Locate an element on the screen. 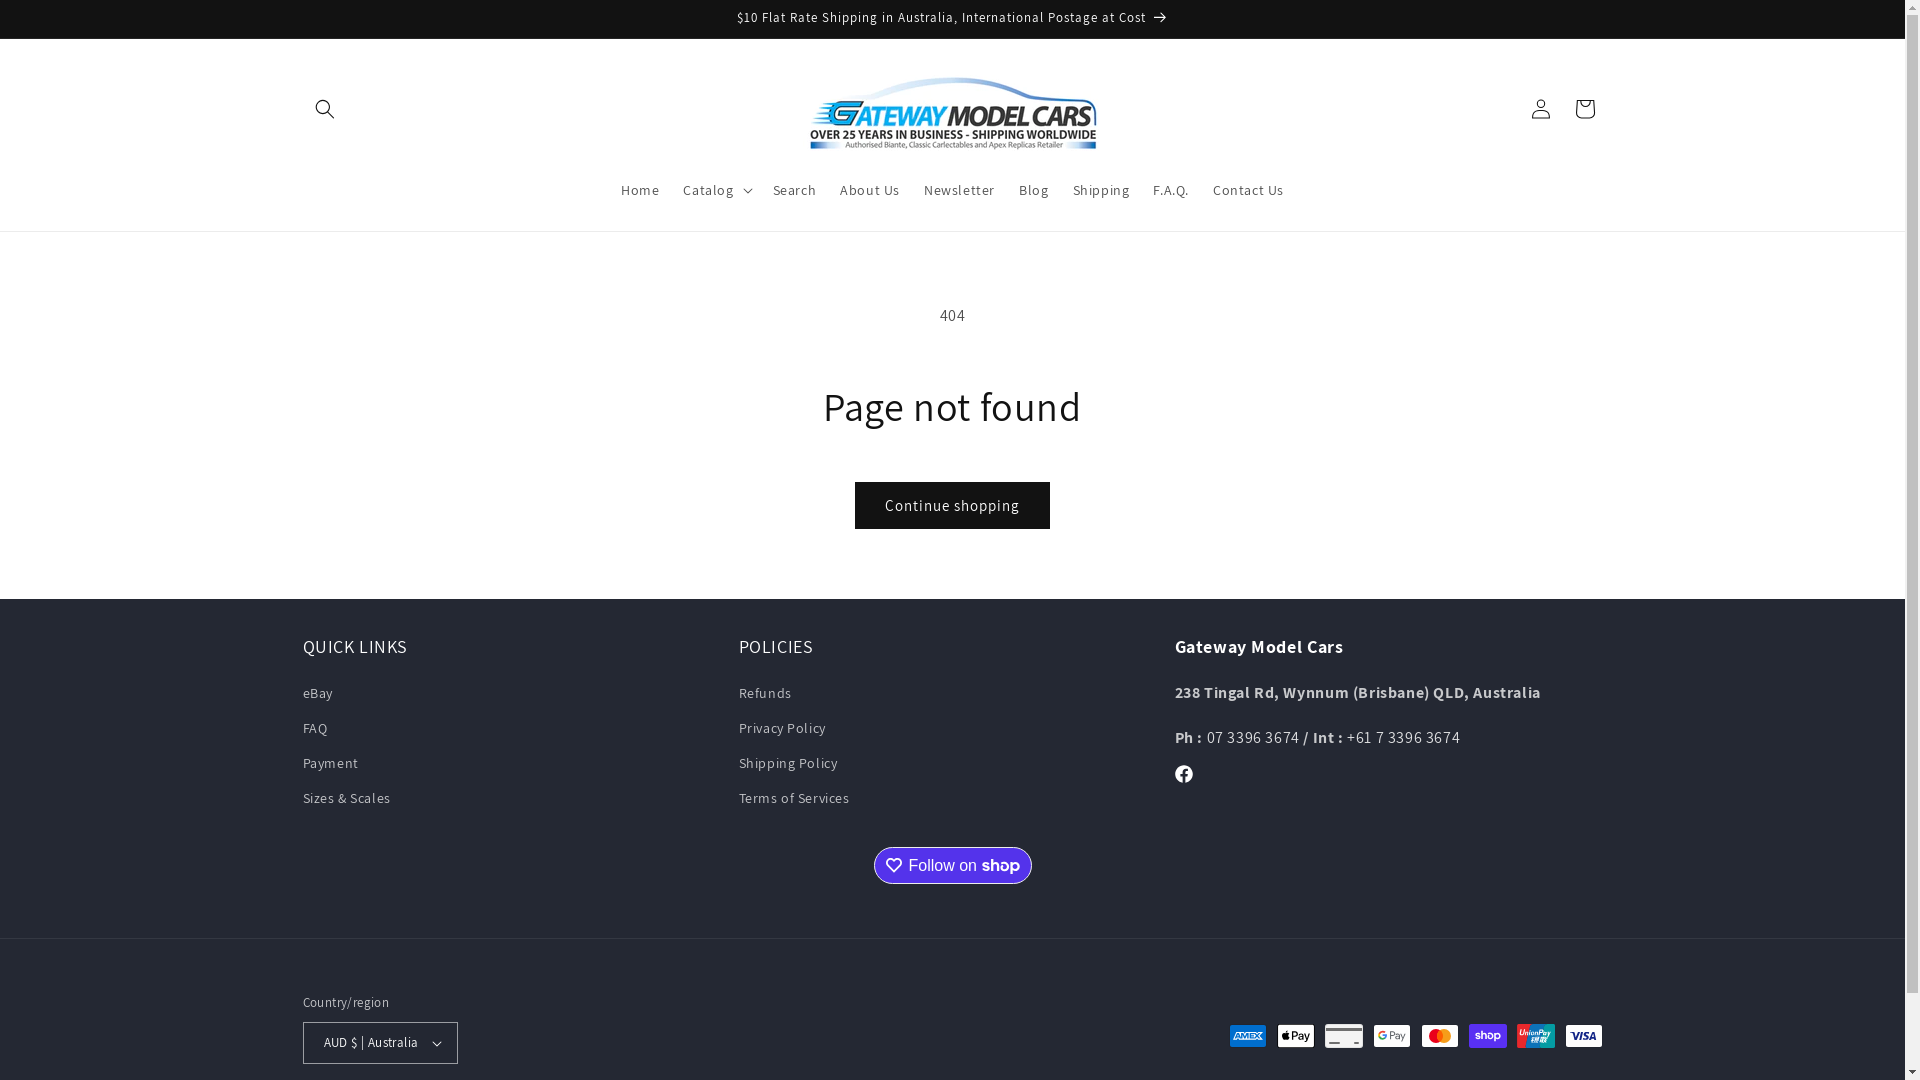  'AUD $ | Australia' is located at coordinates (301, 1041).